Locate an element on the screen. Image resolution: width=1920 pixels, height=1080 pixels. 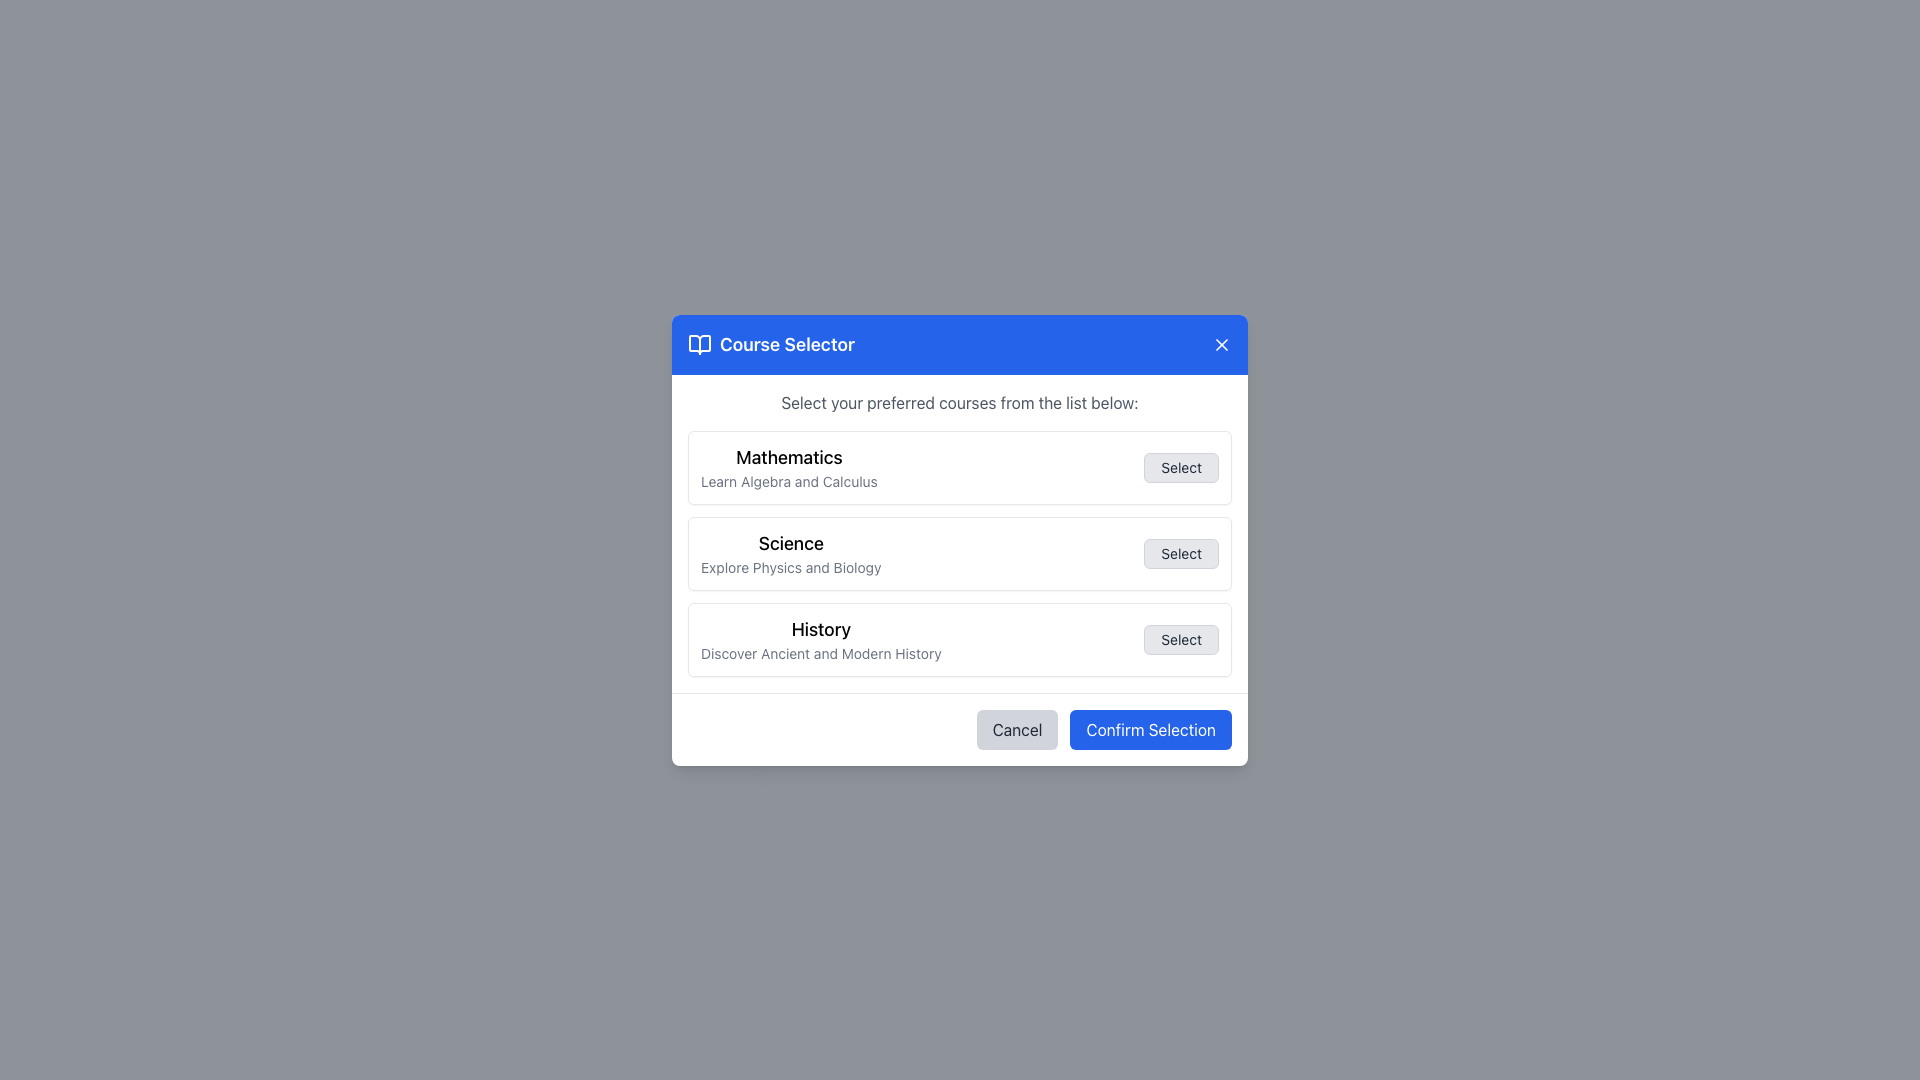
the text label containing the phrase 'Explore Physics and Biology', which is a descriptive subtitle under the bold heading 'Science' in the 'Course Selector' dialog box is located at coordinates (790, 567).